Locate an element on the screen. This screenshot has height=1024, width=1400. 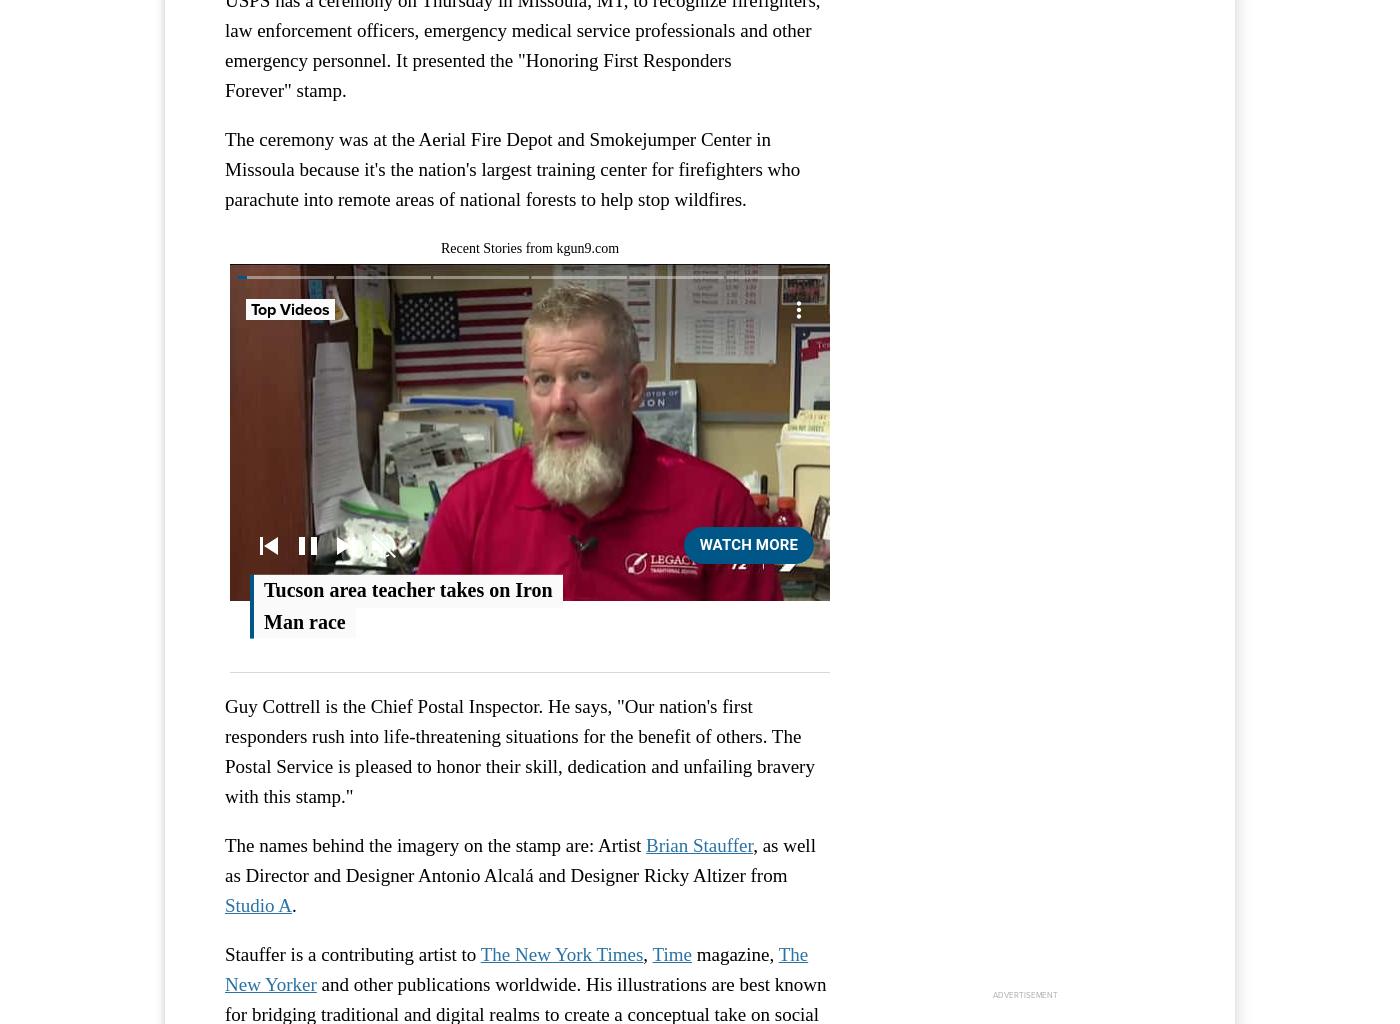
'Studio A' is located at coordinates (258, 904).